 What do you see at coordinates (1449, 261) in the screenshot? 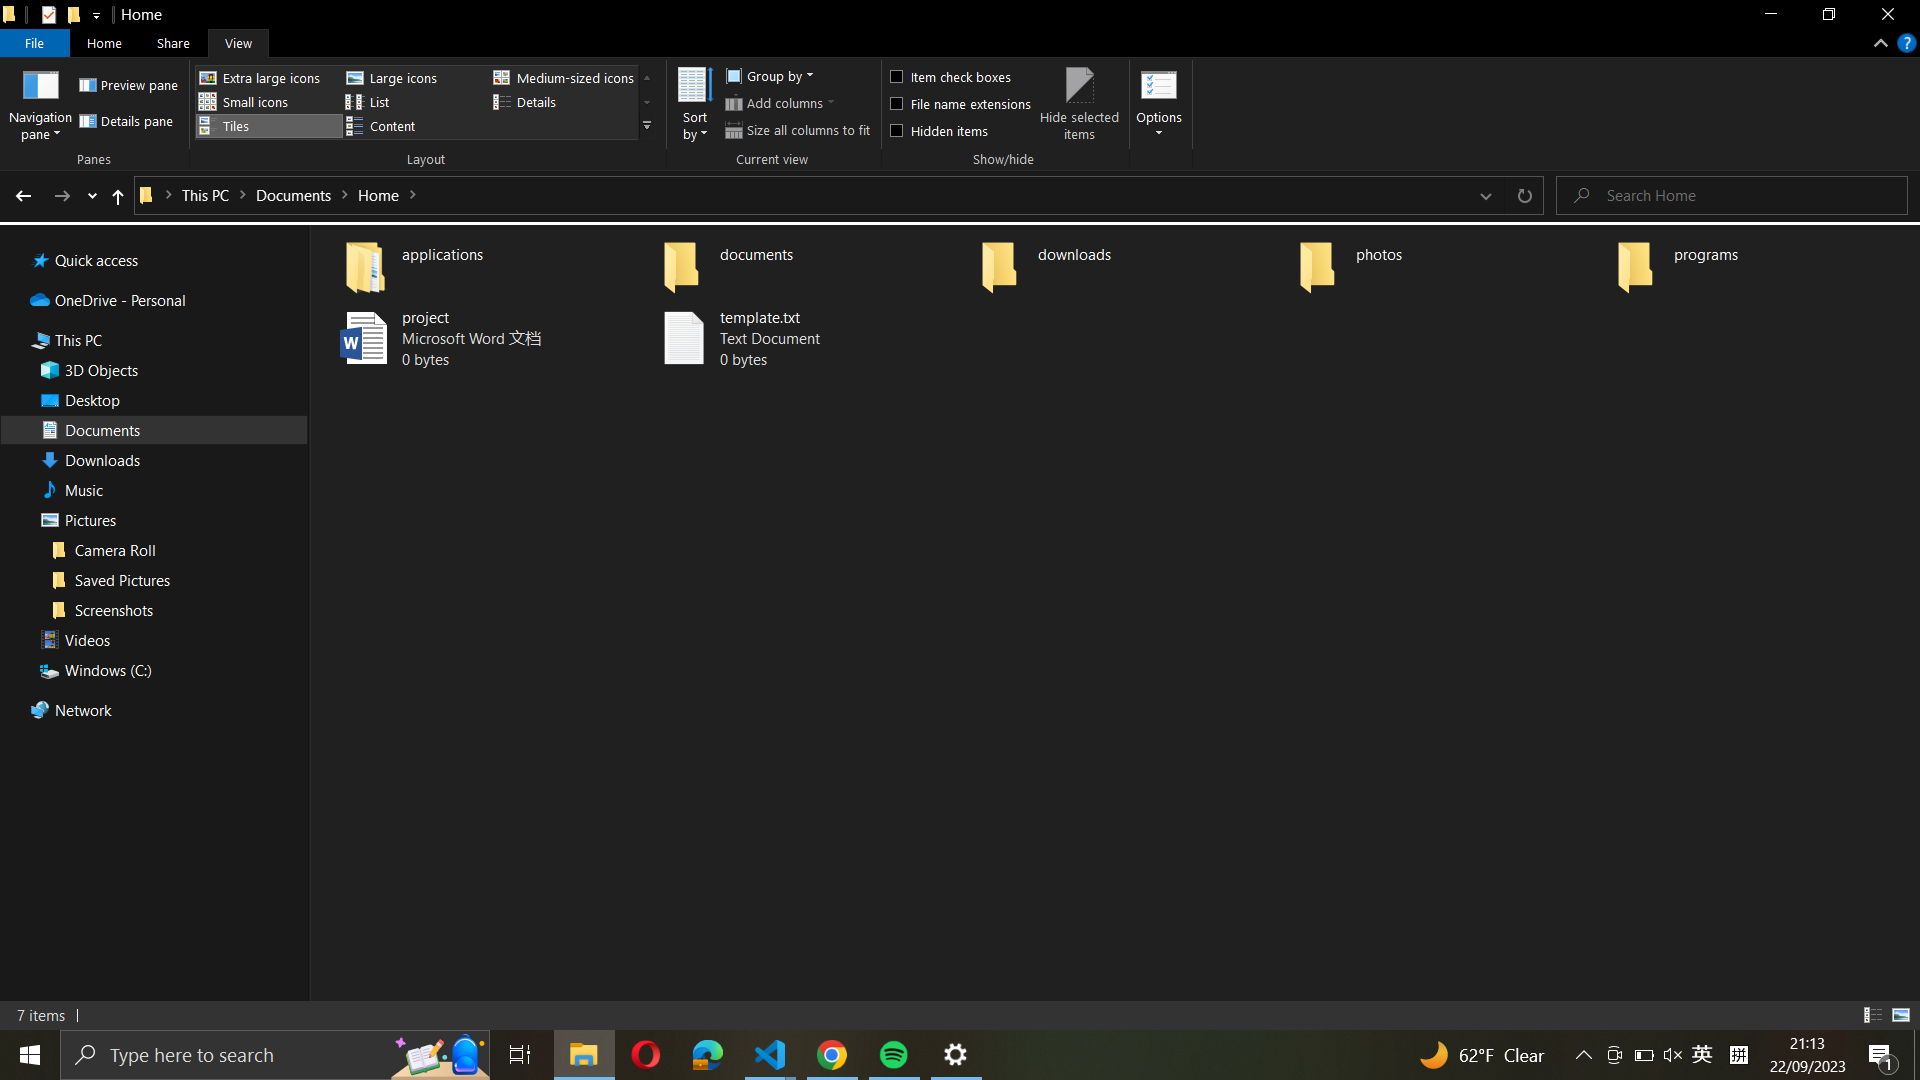
I see `the "photos" folder and create a new folder named "vacation` at bounding box center [1449, 261].